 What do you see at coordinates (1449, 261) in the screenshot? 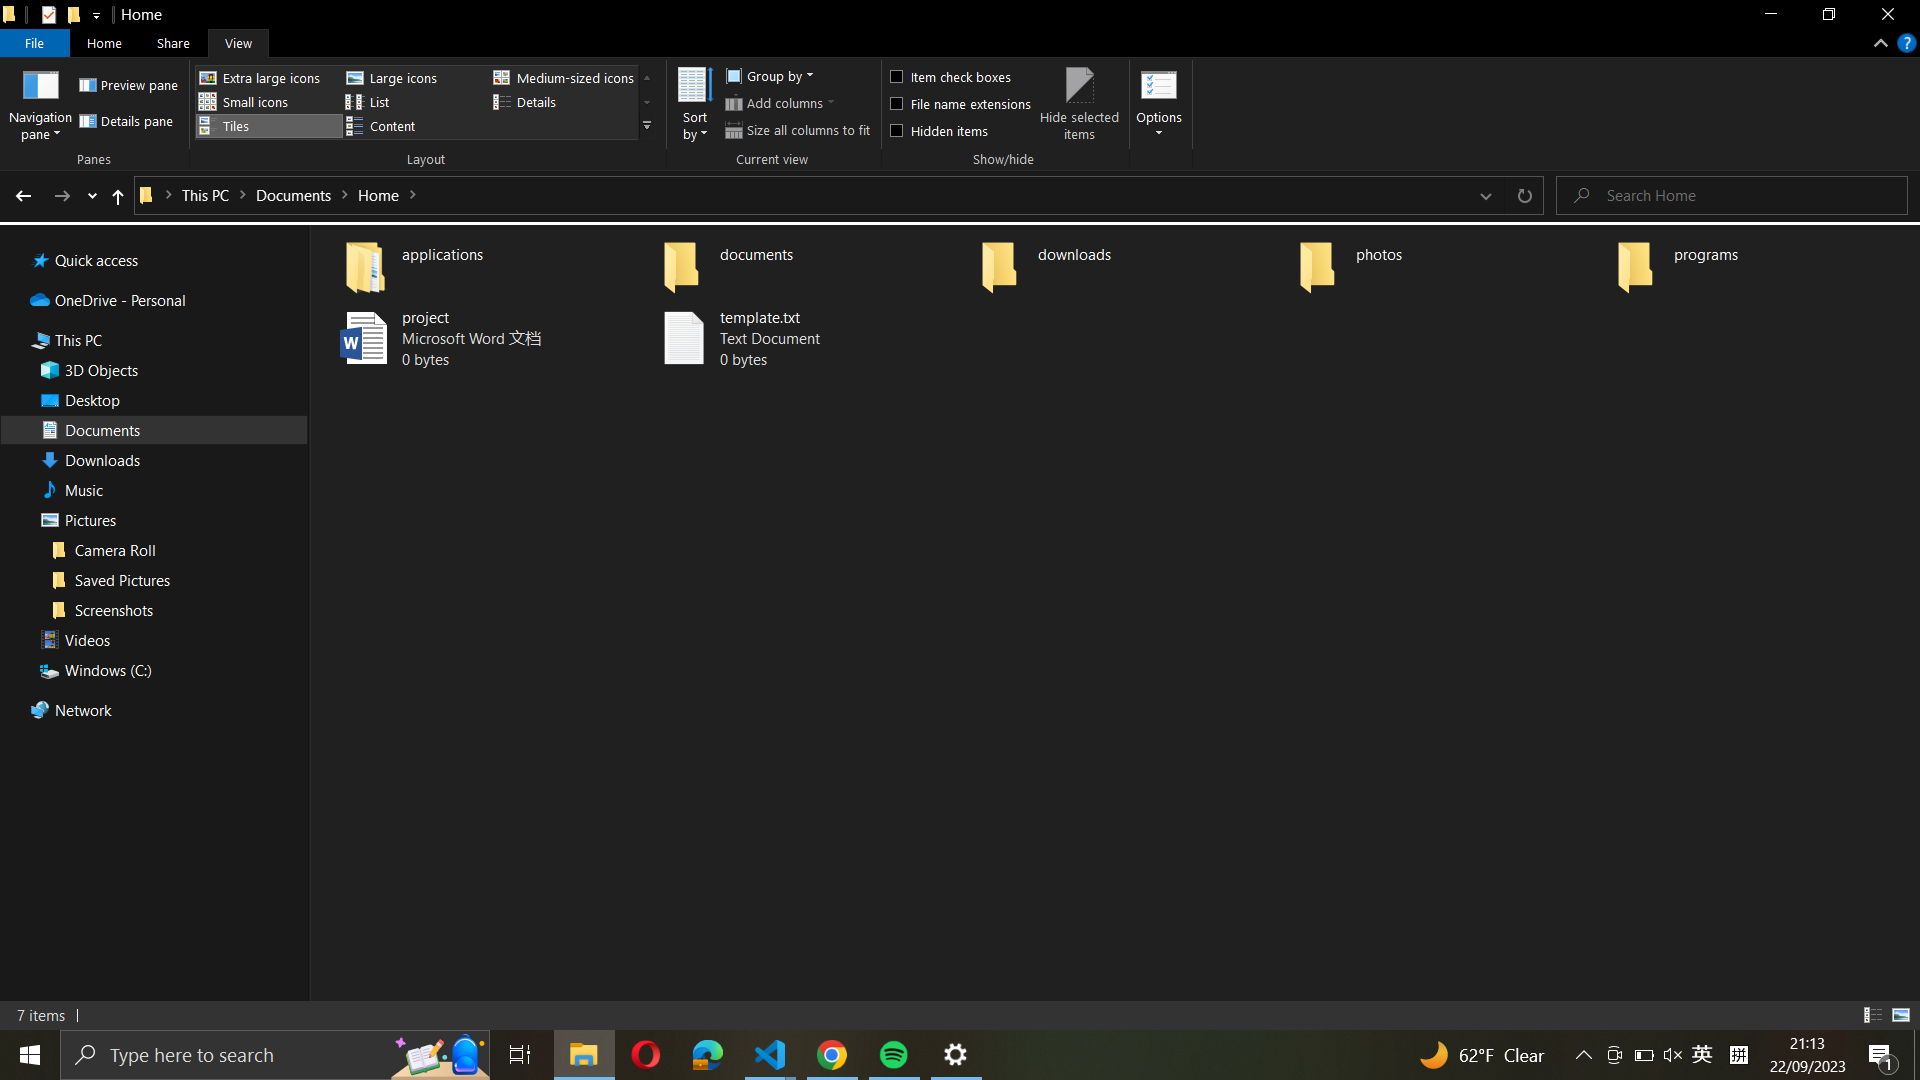
I see `the "photos" folder and create a new folder named "vacation` at bounding box center [1449, 261].